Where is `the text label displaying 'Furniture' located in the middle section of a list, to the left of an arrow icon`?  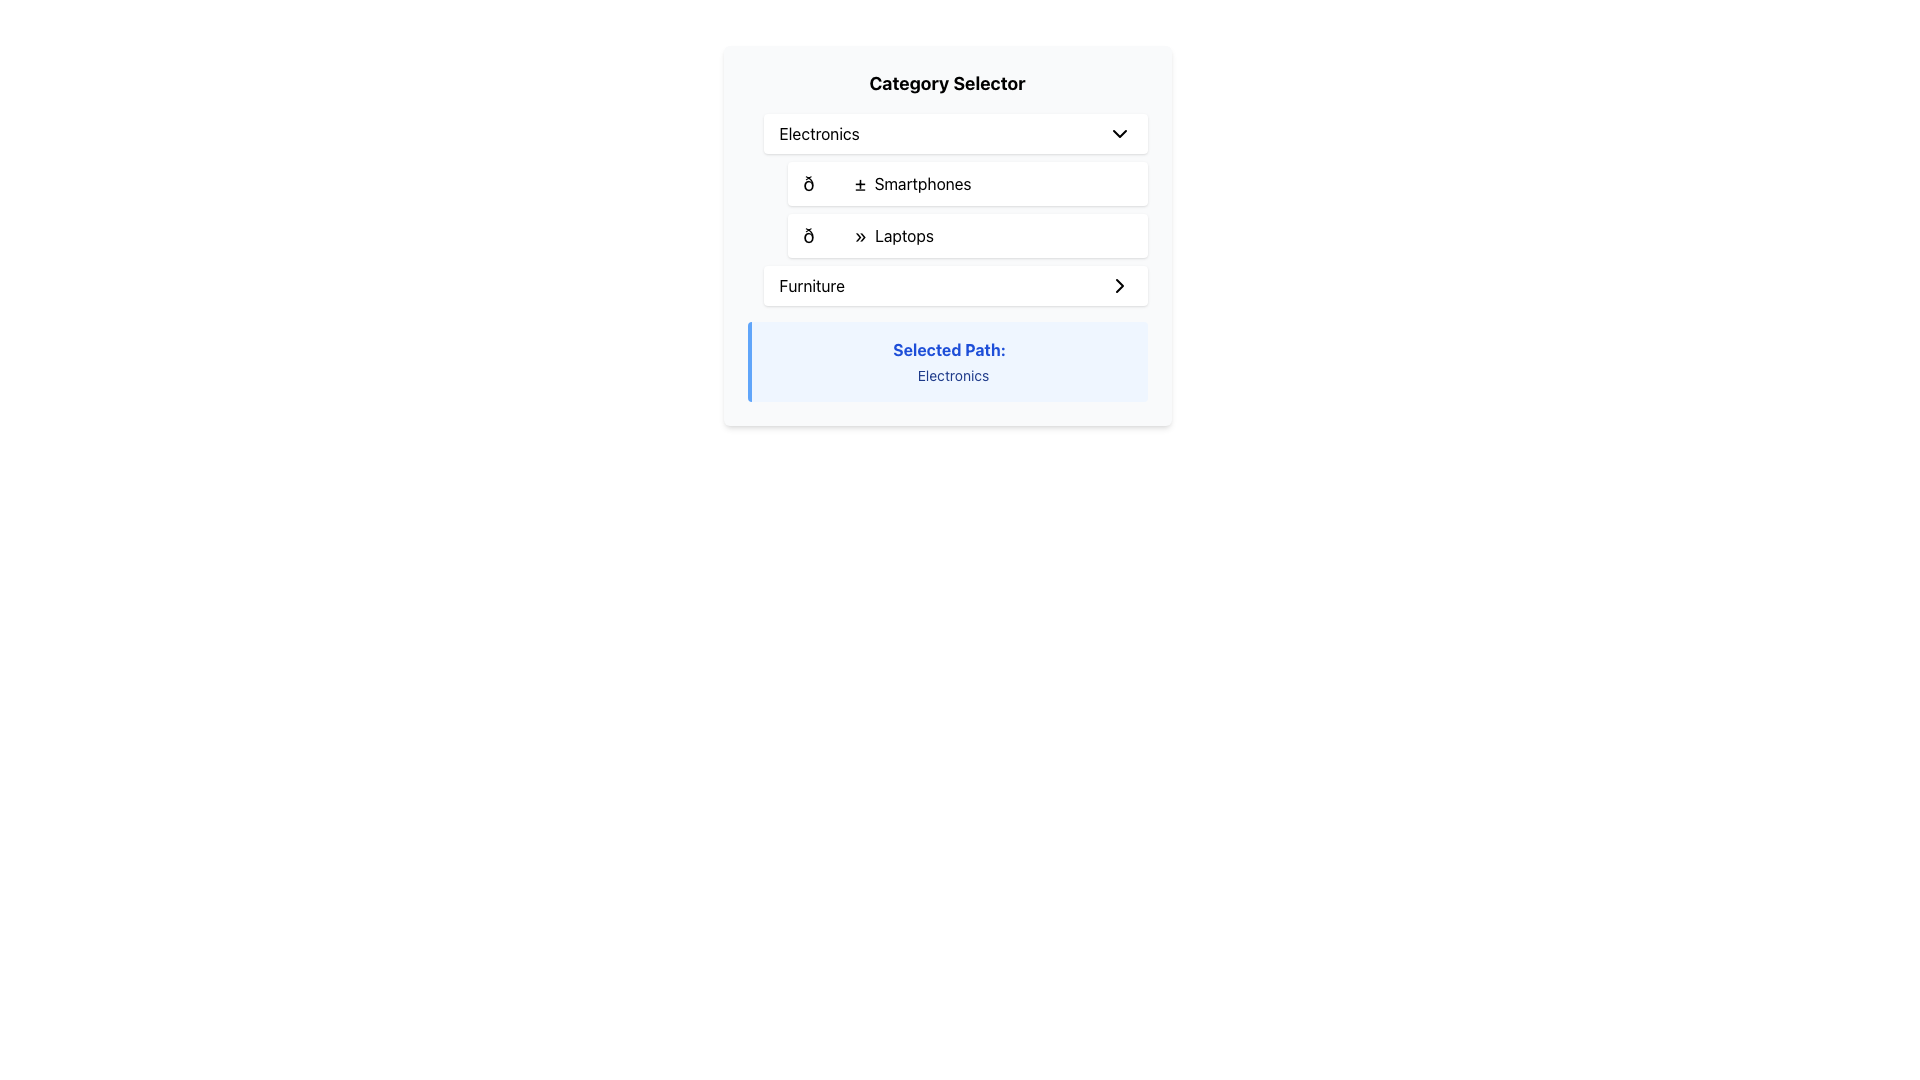 the text label displaying 'Furniture' located in the middle section of a list, to the left of an arrow icon is located at coordinates (812, 285).